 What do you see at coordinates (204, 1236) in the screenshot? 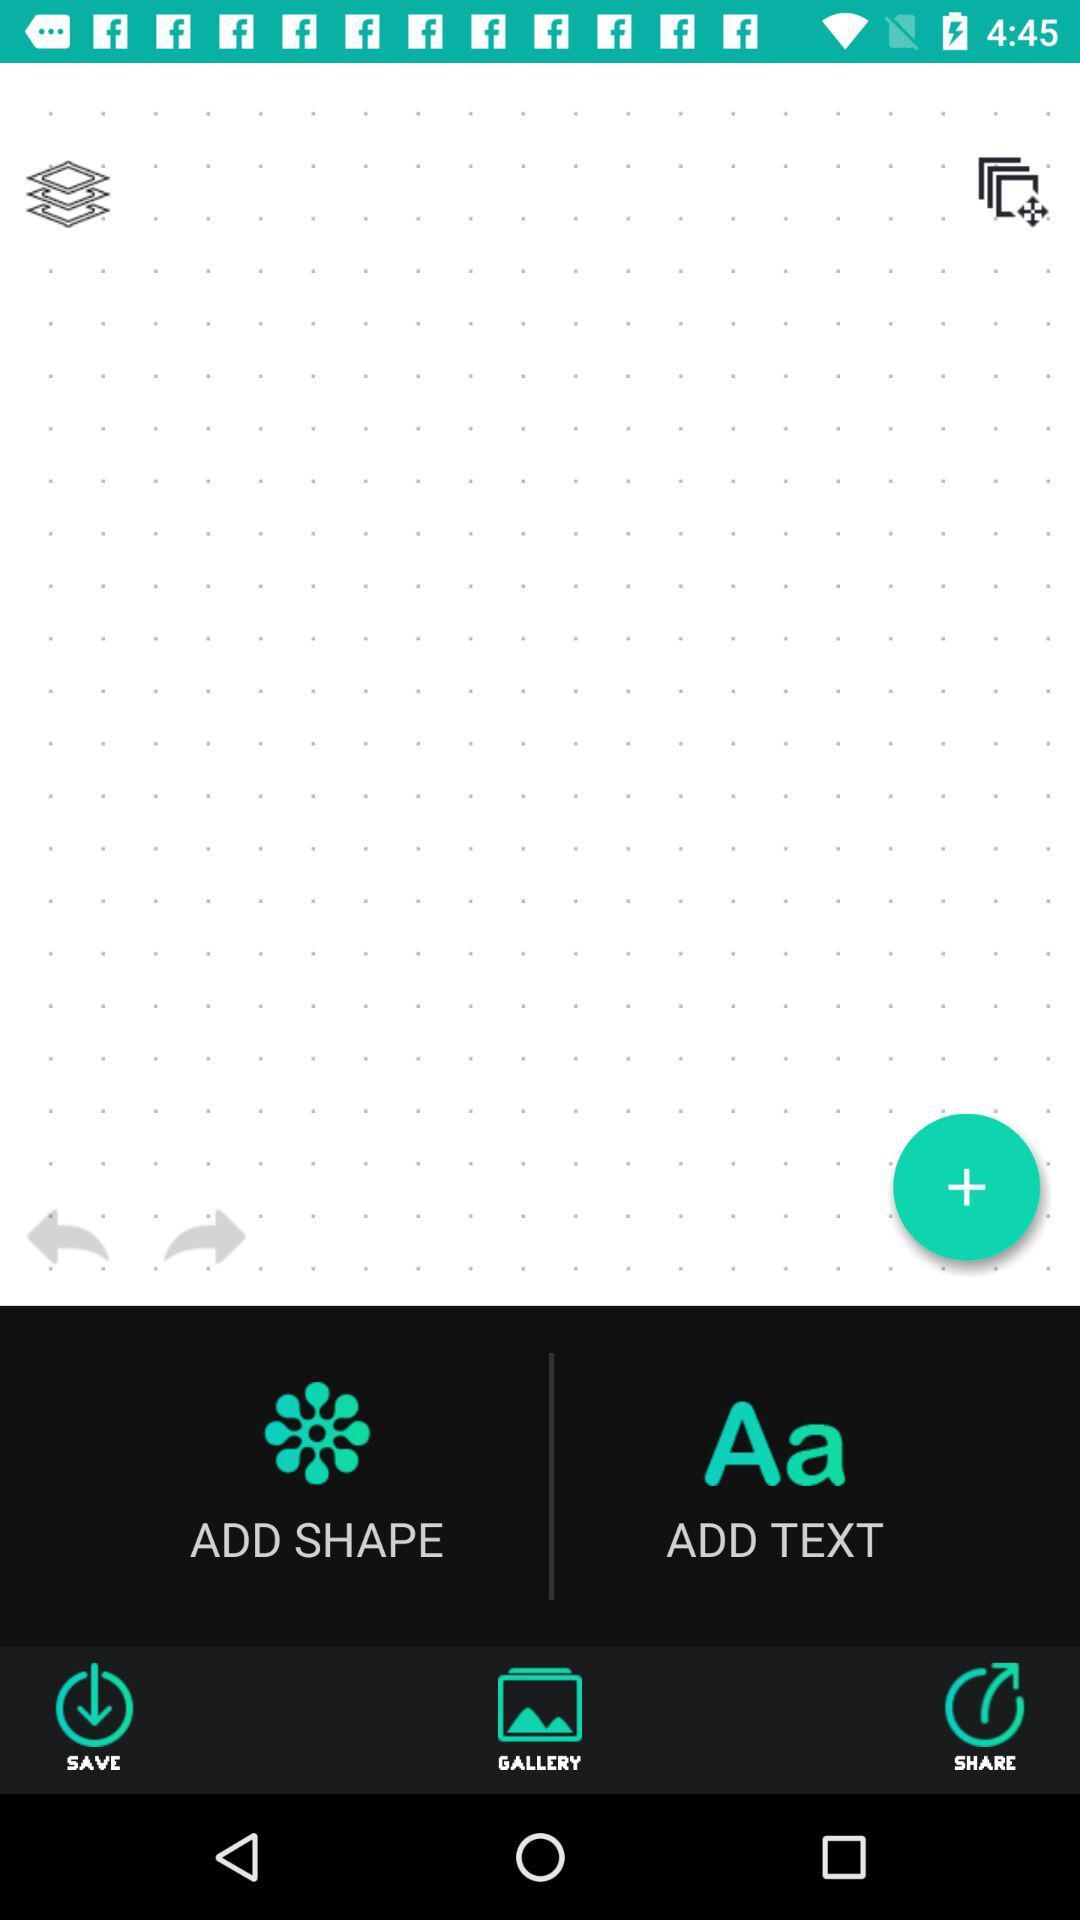
I see `item above add shape item` at bounding box center [204, 1236].